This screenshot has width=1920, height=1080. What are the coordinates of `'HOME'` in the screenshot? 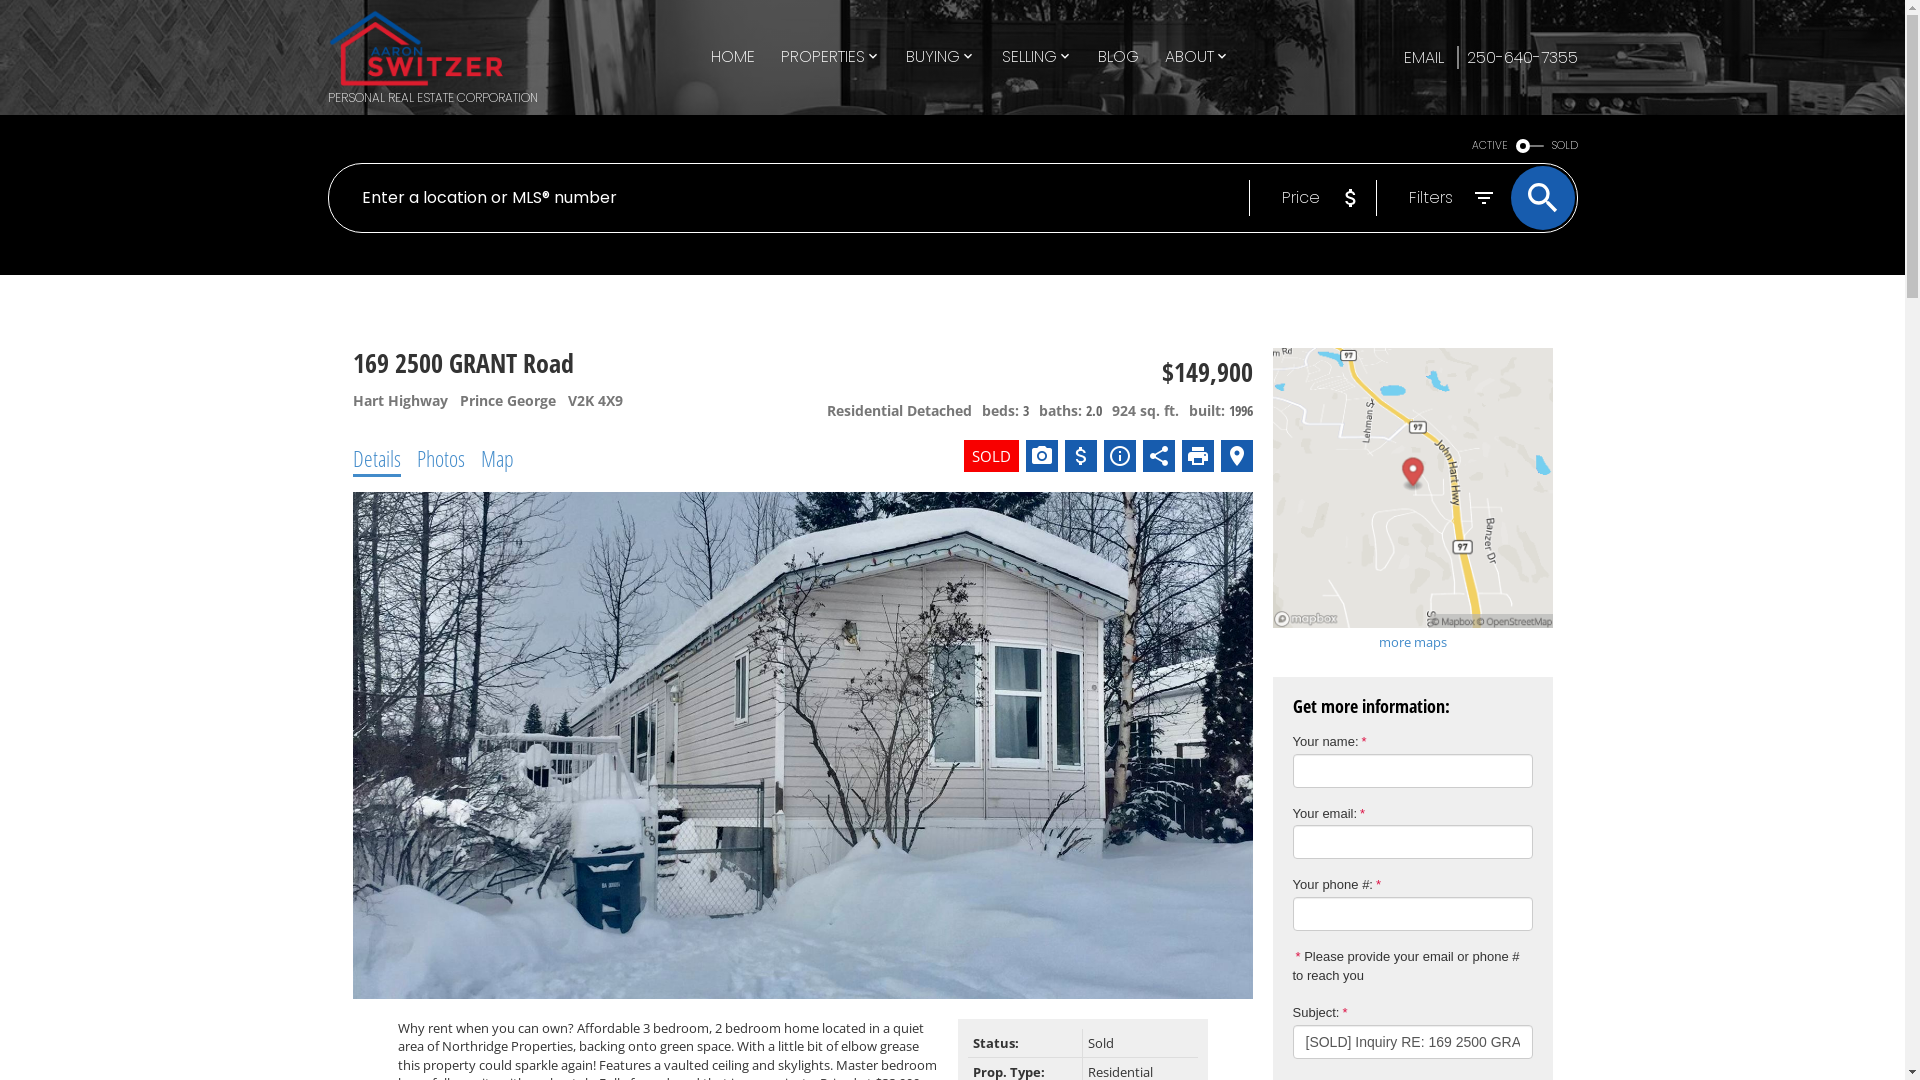 It's located at (732, 56).